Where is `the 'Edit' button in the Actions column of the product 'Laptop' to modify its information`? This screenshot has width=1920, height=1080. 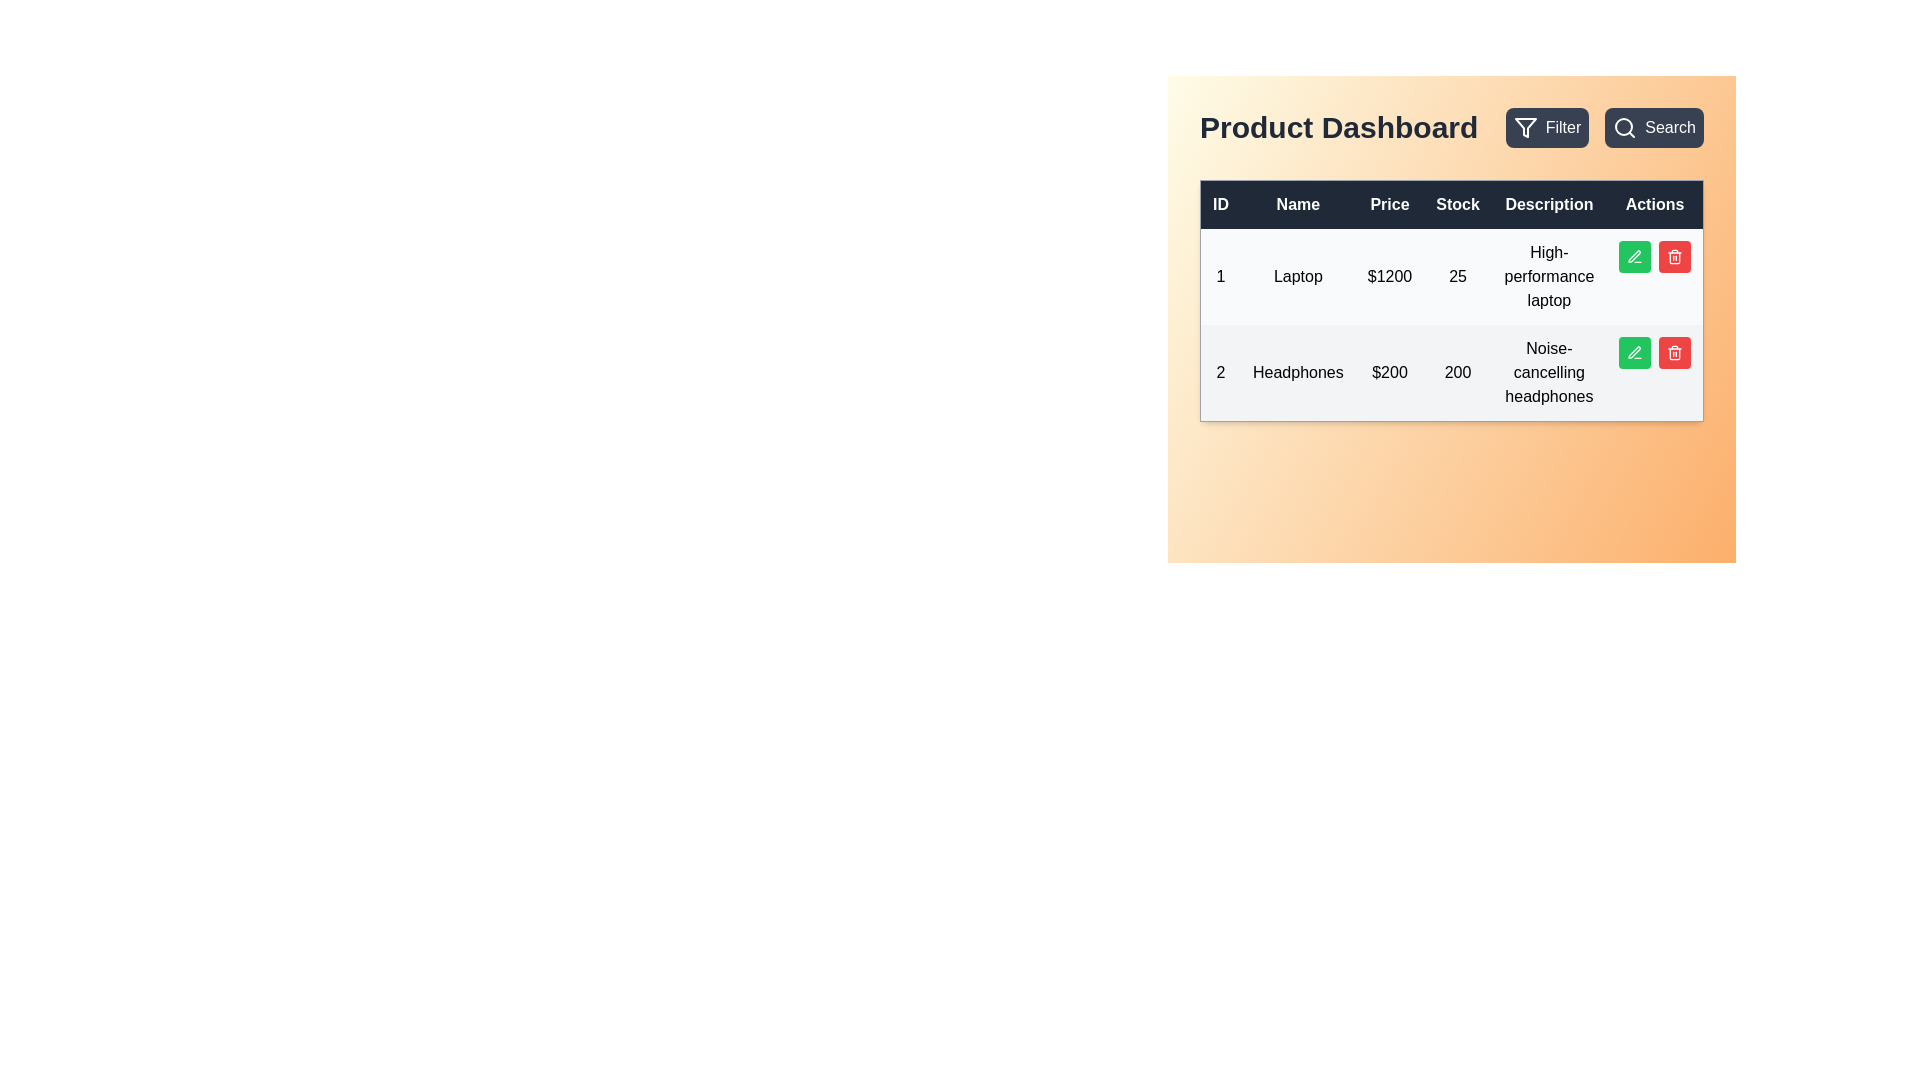 the 'Edit' button in the Actions column of the product 'Laptop' to modify its information is located at coordinates (1655, 256).